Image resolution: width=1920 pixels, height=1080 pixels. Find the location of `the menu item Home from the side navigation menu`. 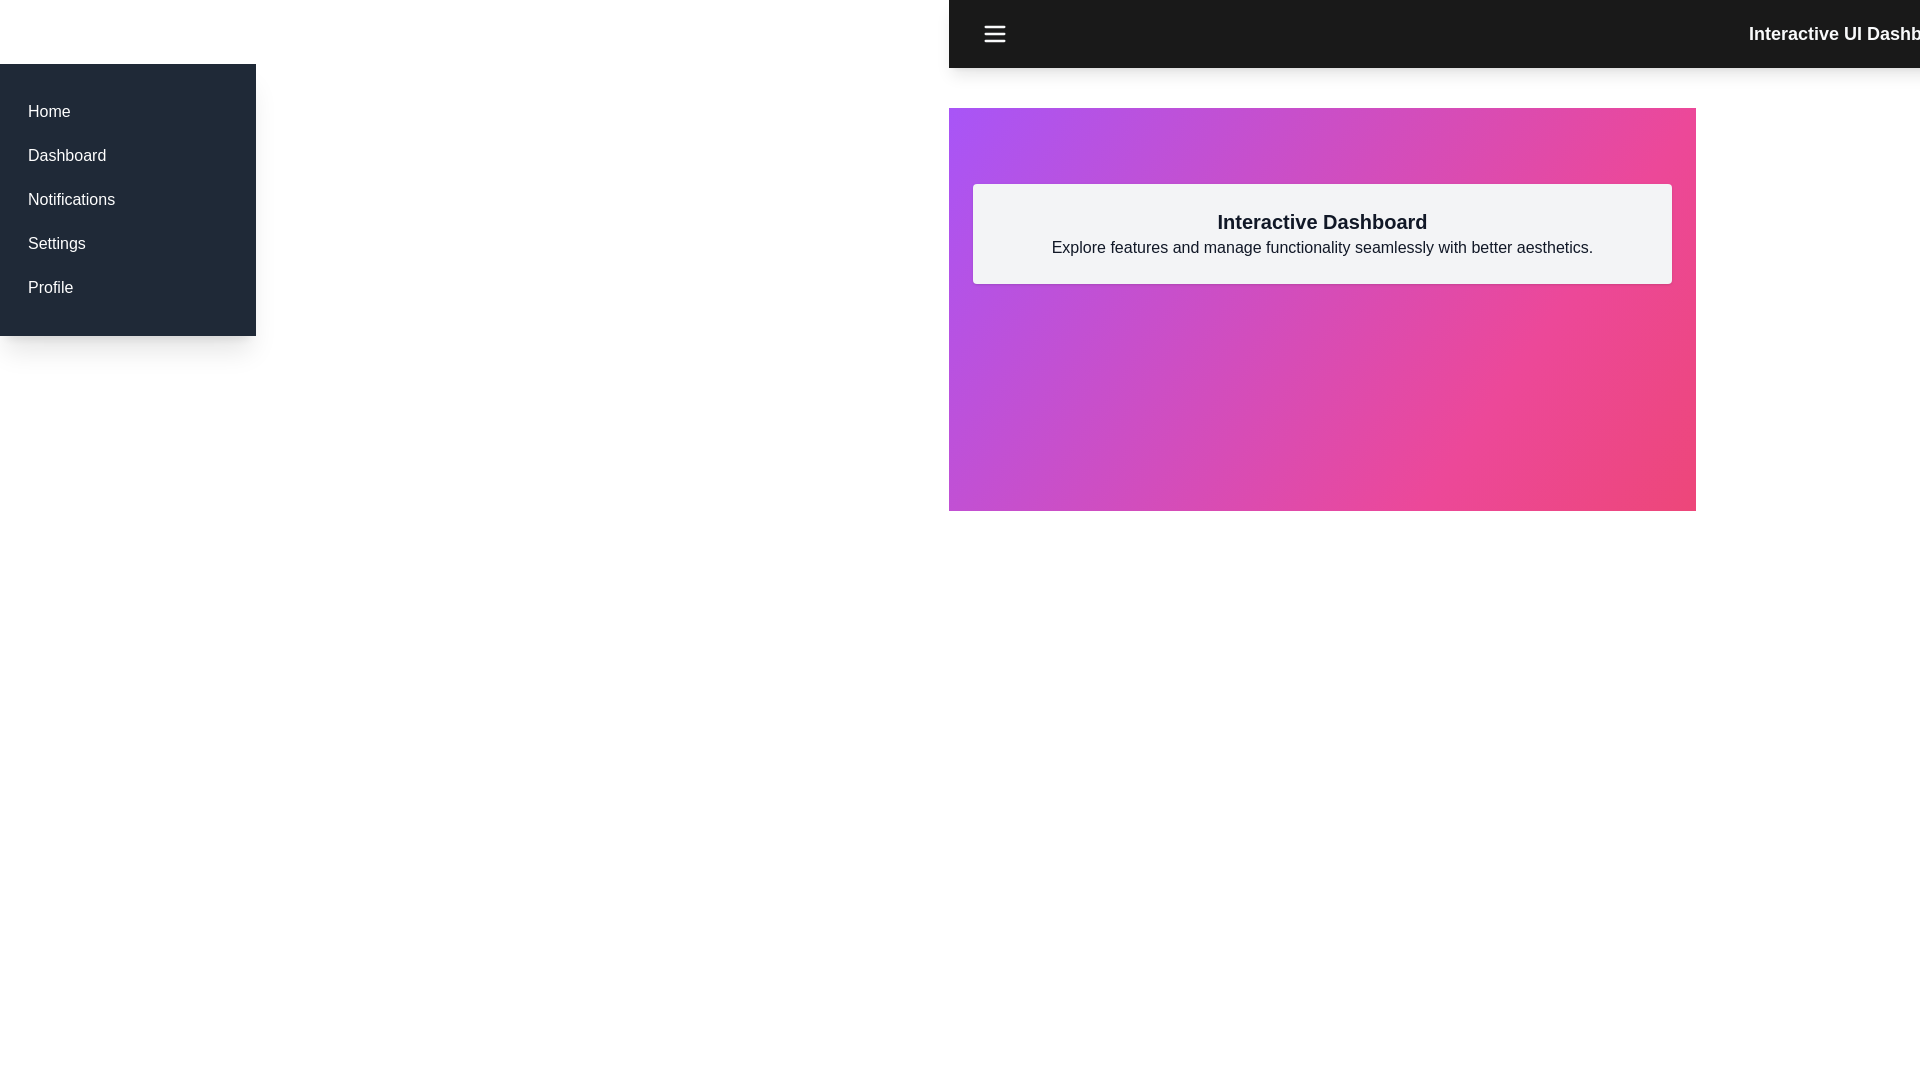

the menu item Home from the side navigation menu is located at coordinates (49, 111).